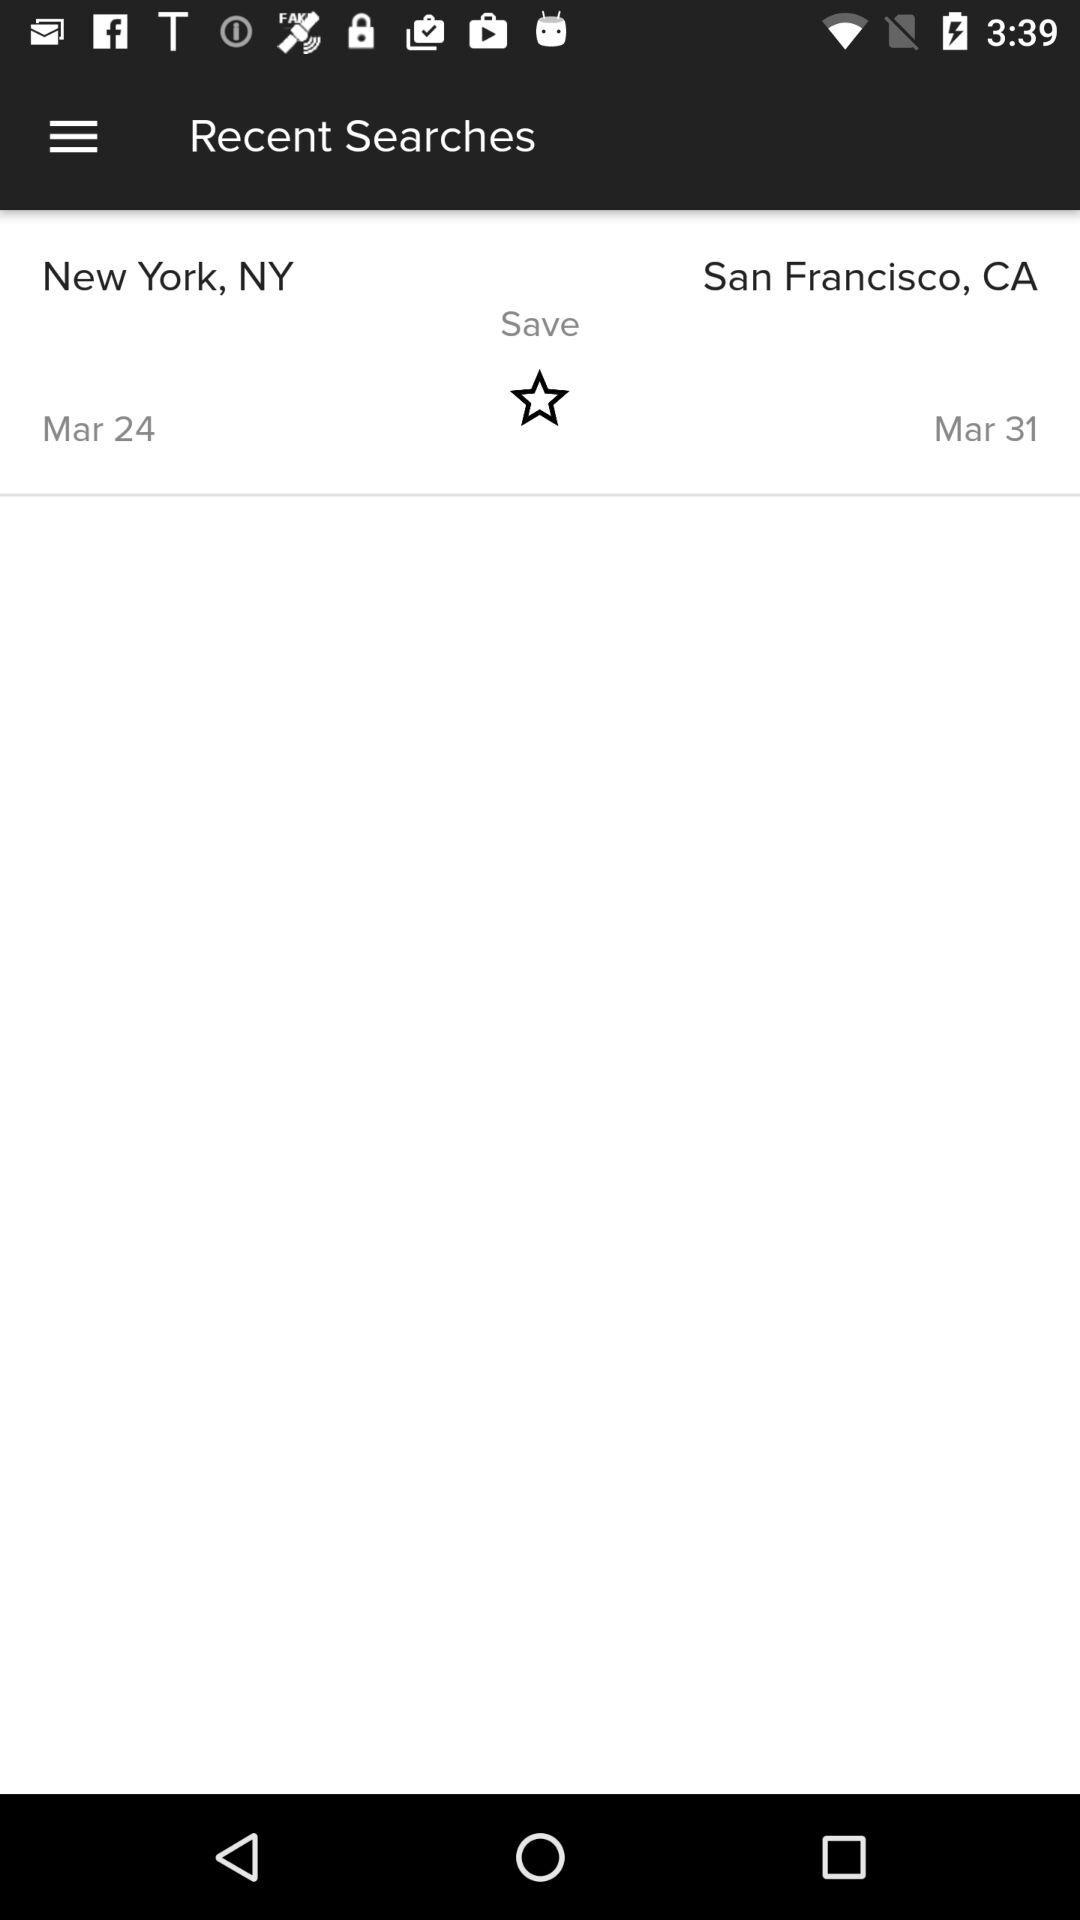 The height and width of the screenshot is (1920, 1080). I want to click on drop down menu, so click(72, 135).